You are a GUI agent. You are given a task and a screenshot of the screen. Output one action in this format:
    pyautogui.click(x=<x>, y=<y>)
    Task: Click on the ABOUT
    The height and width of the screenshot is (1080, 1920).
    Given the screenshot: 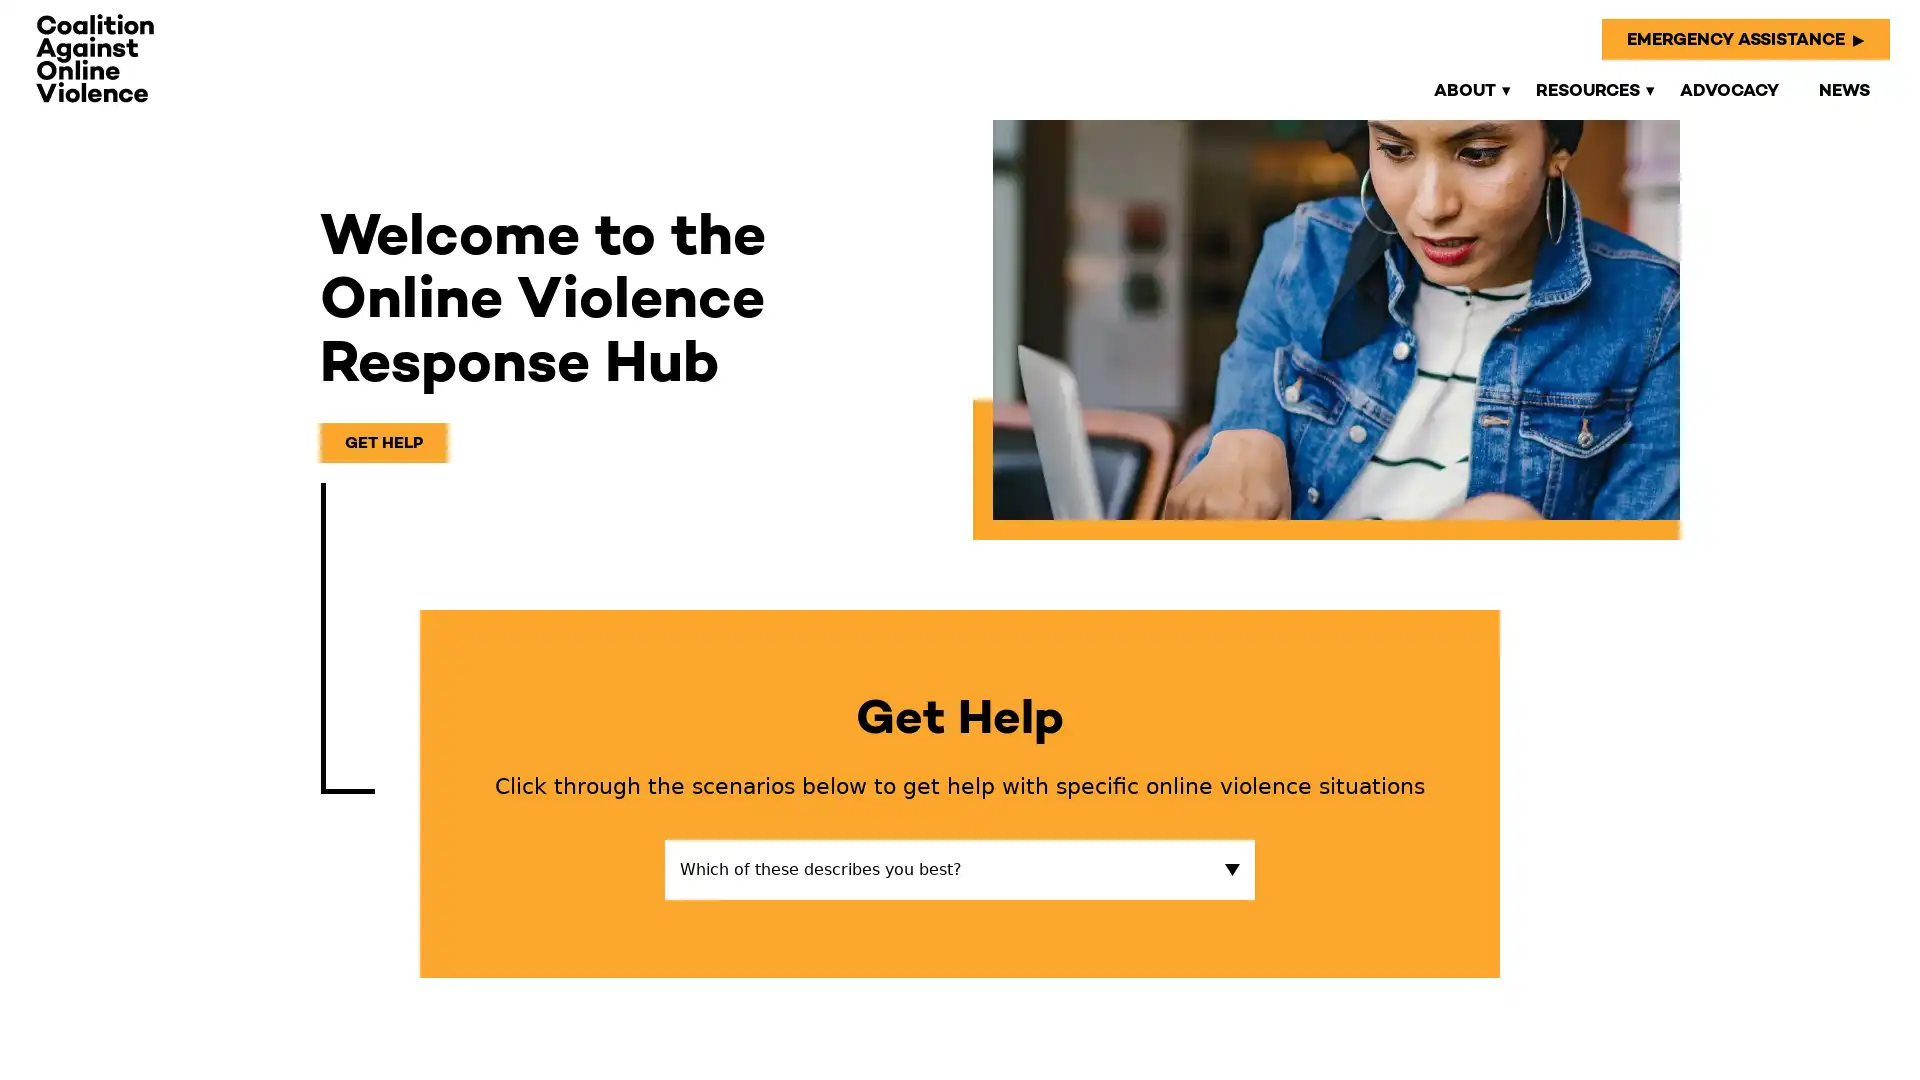 What is the action you would take?
    pyautogui.click(x=1464, y=88)
    